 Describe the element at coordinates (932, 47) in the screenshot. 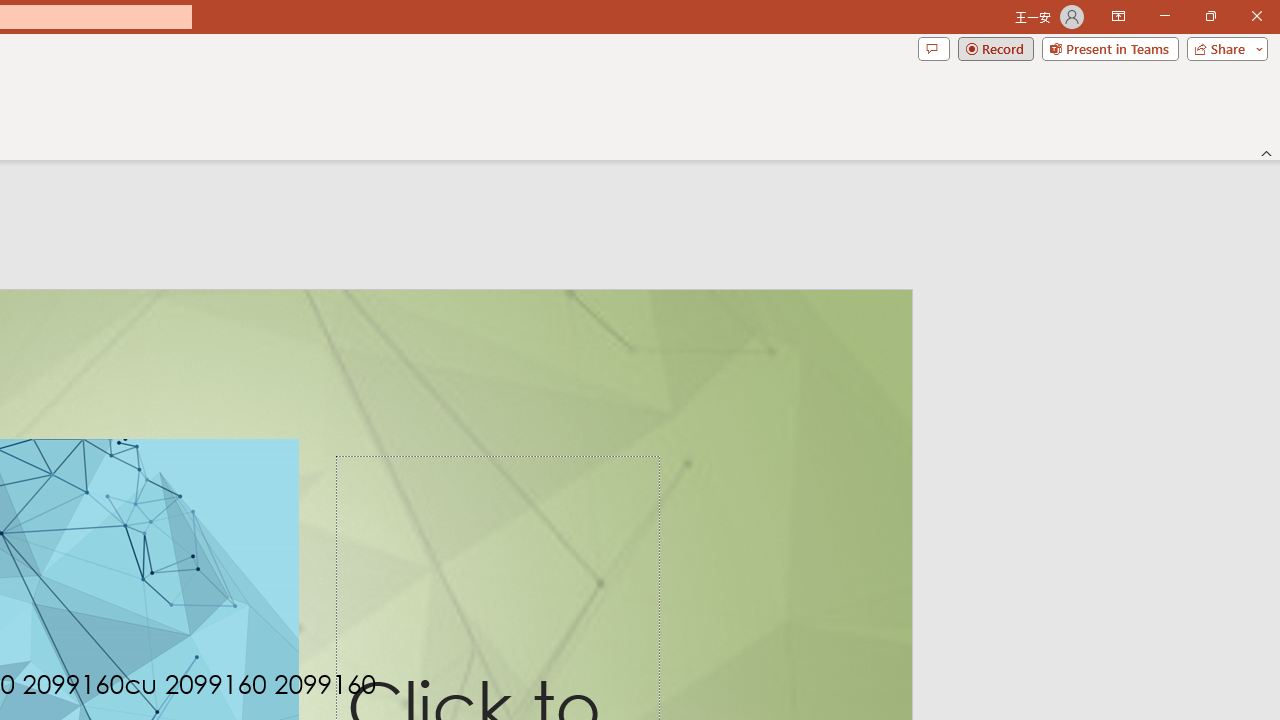

I see `'Comments'` at that location.